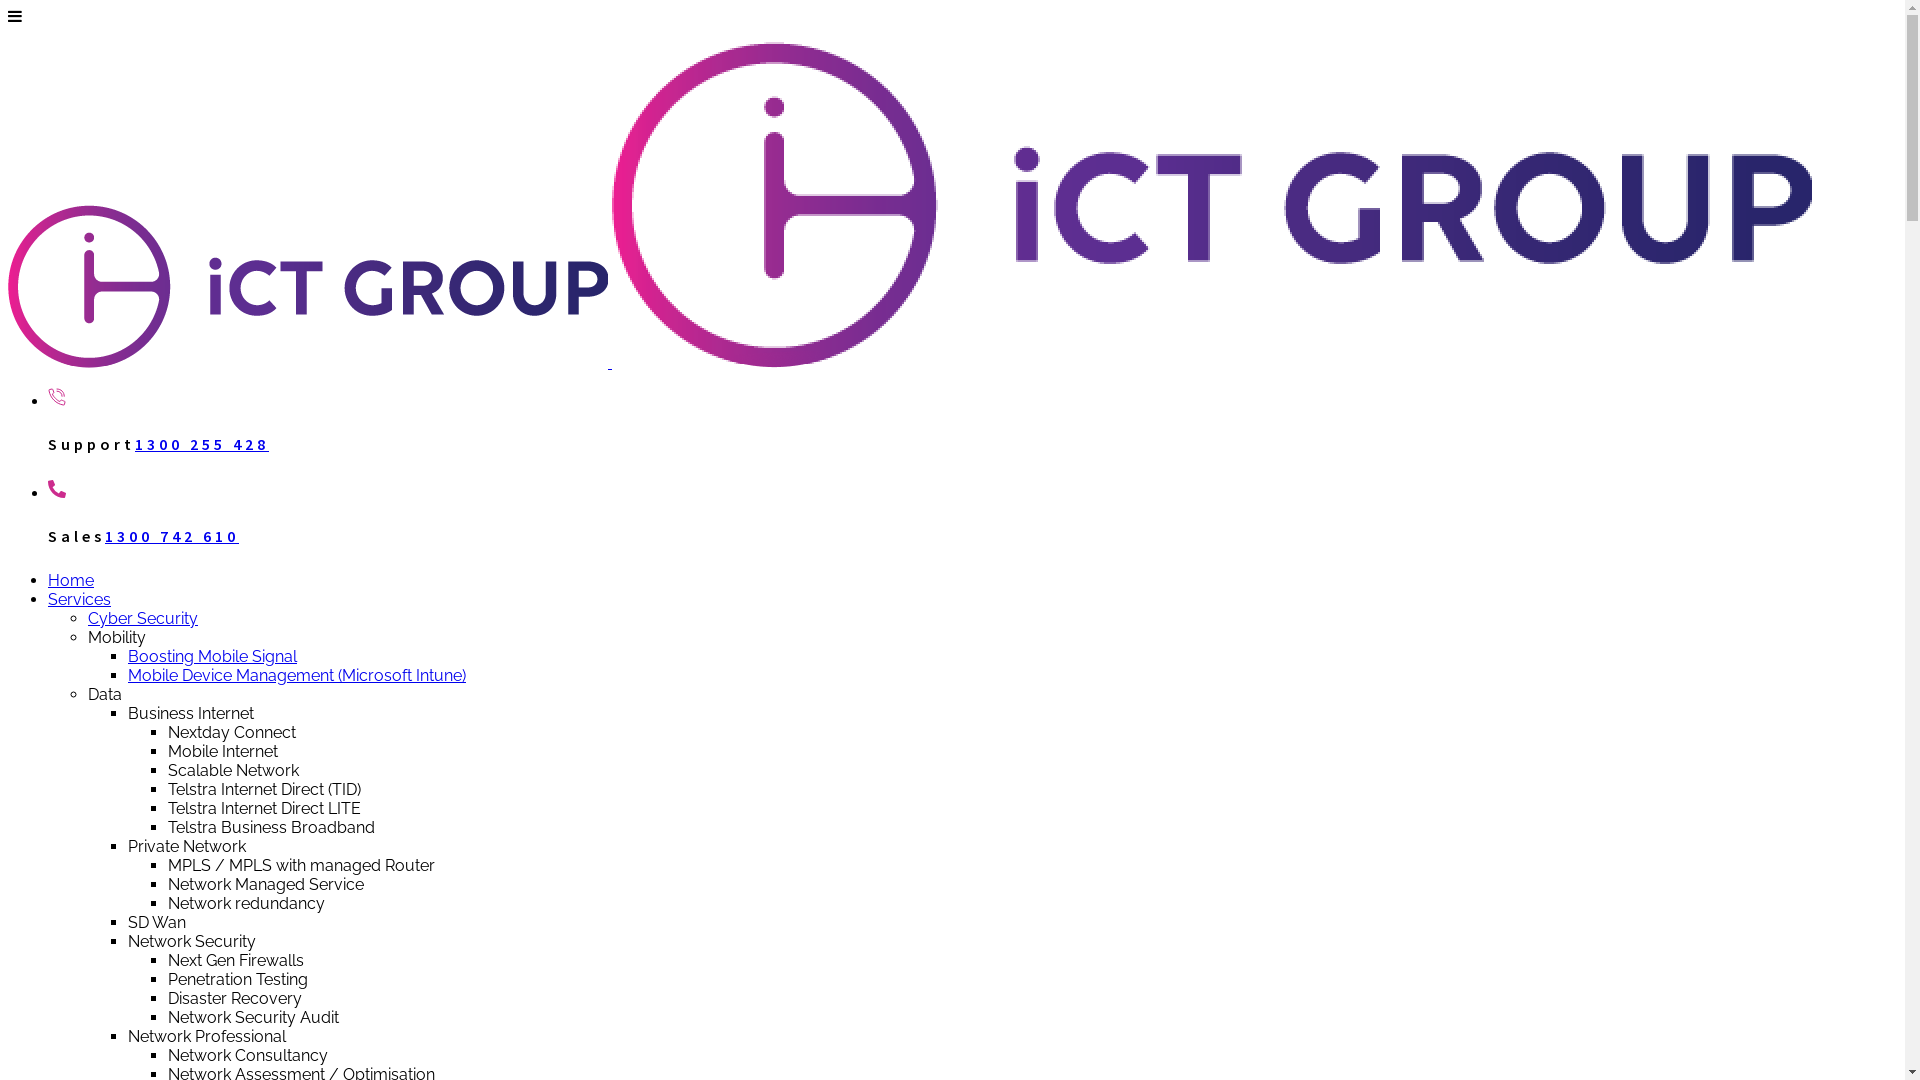 The image size is (1920, 1080). Describe the element at coordinates (168, 1017) in the screenshot. I see `'Network Security Audit'` at that location.